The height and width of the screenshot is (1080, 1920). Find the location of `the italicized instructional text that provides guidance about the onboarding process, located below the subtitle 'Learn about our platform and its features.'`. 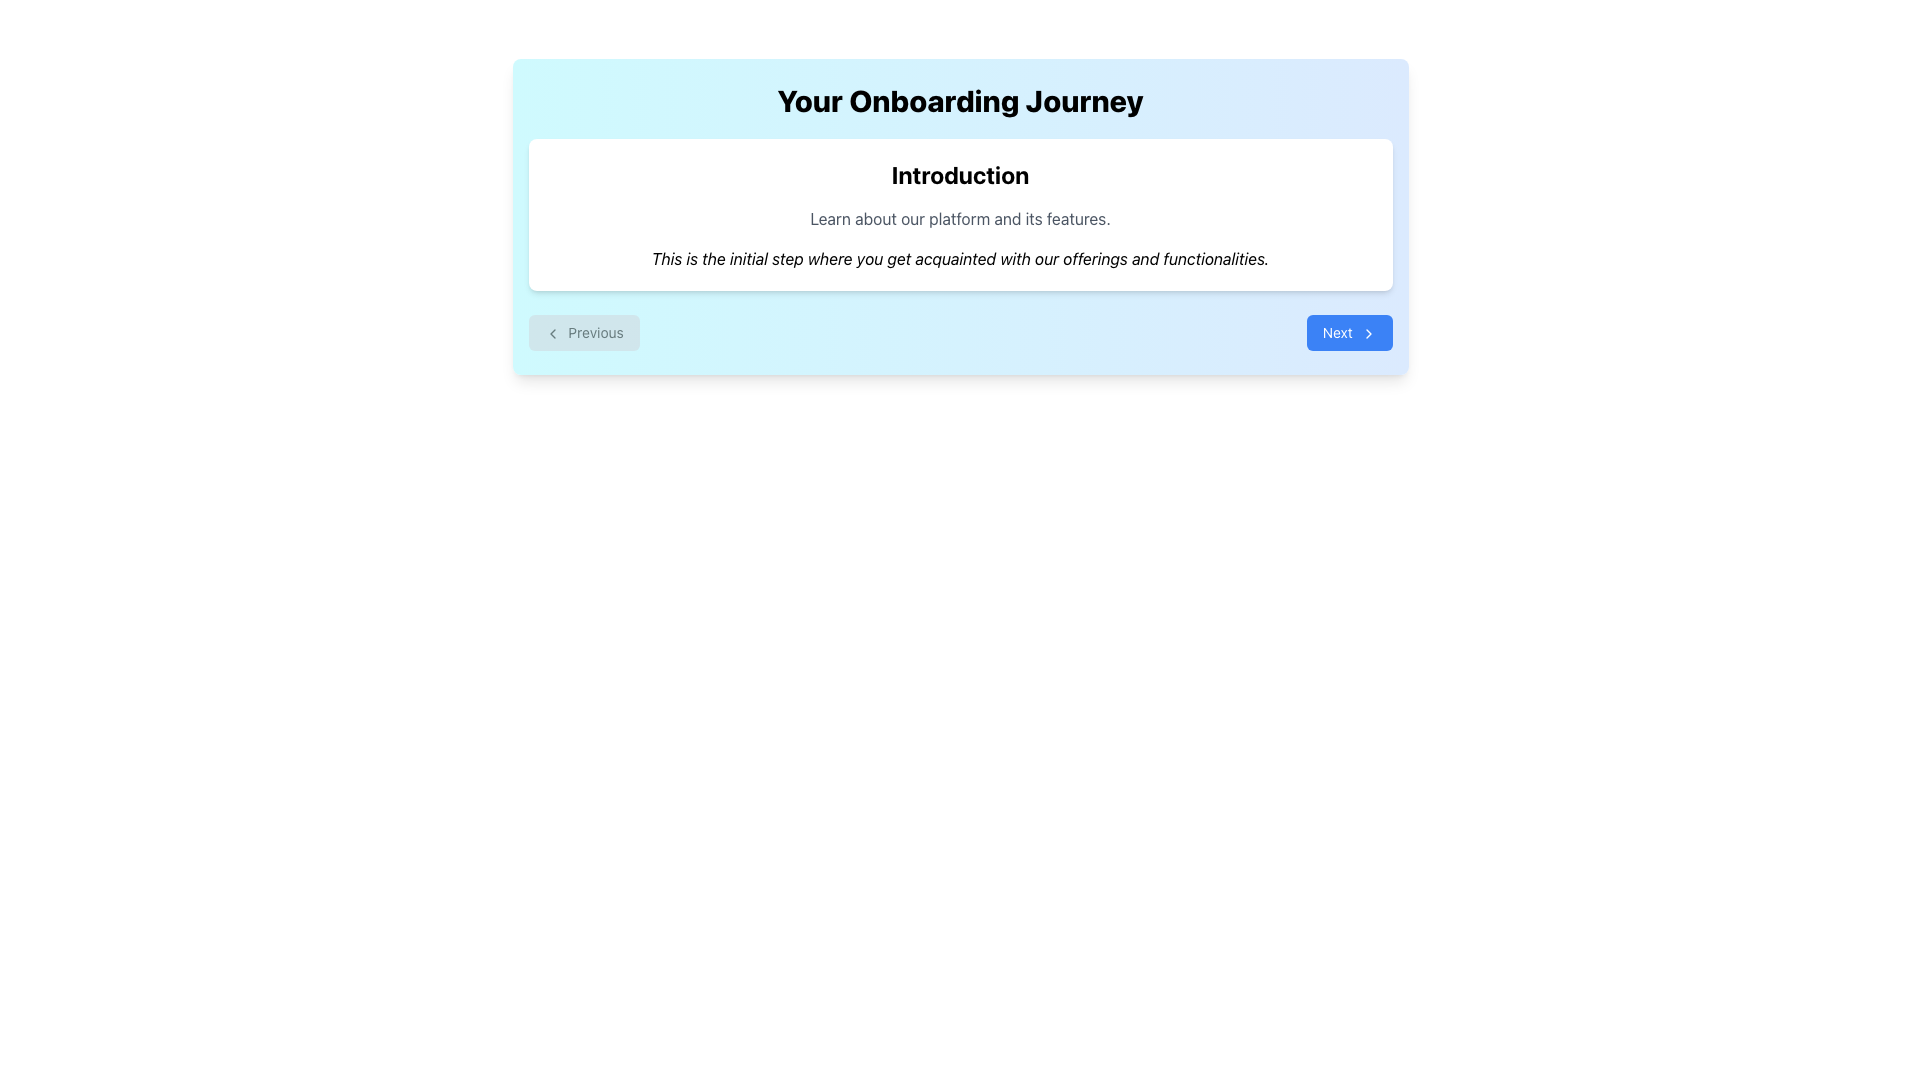

the italicized instructional text that provides guidance about the onboarding process, located below the subtitle 'Learn about our platform and its features.' is located at coordinates (960, 257).